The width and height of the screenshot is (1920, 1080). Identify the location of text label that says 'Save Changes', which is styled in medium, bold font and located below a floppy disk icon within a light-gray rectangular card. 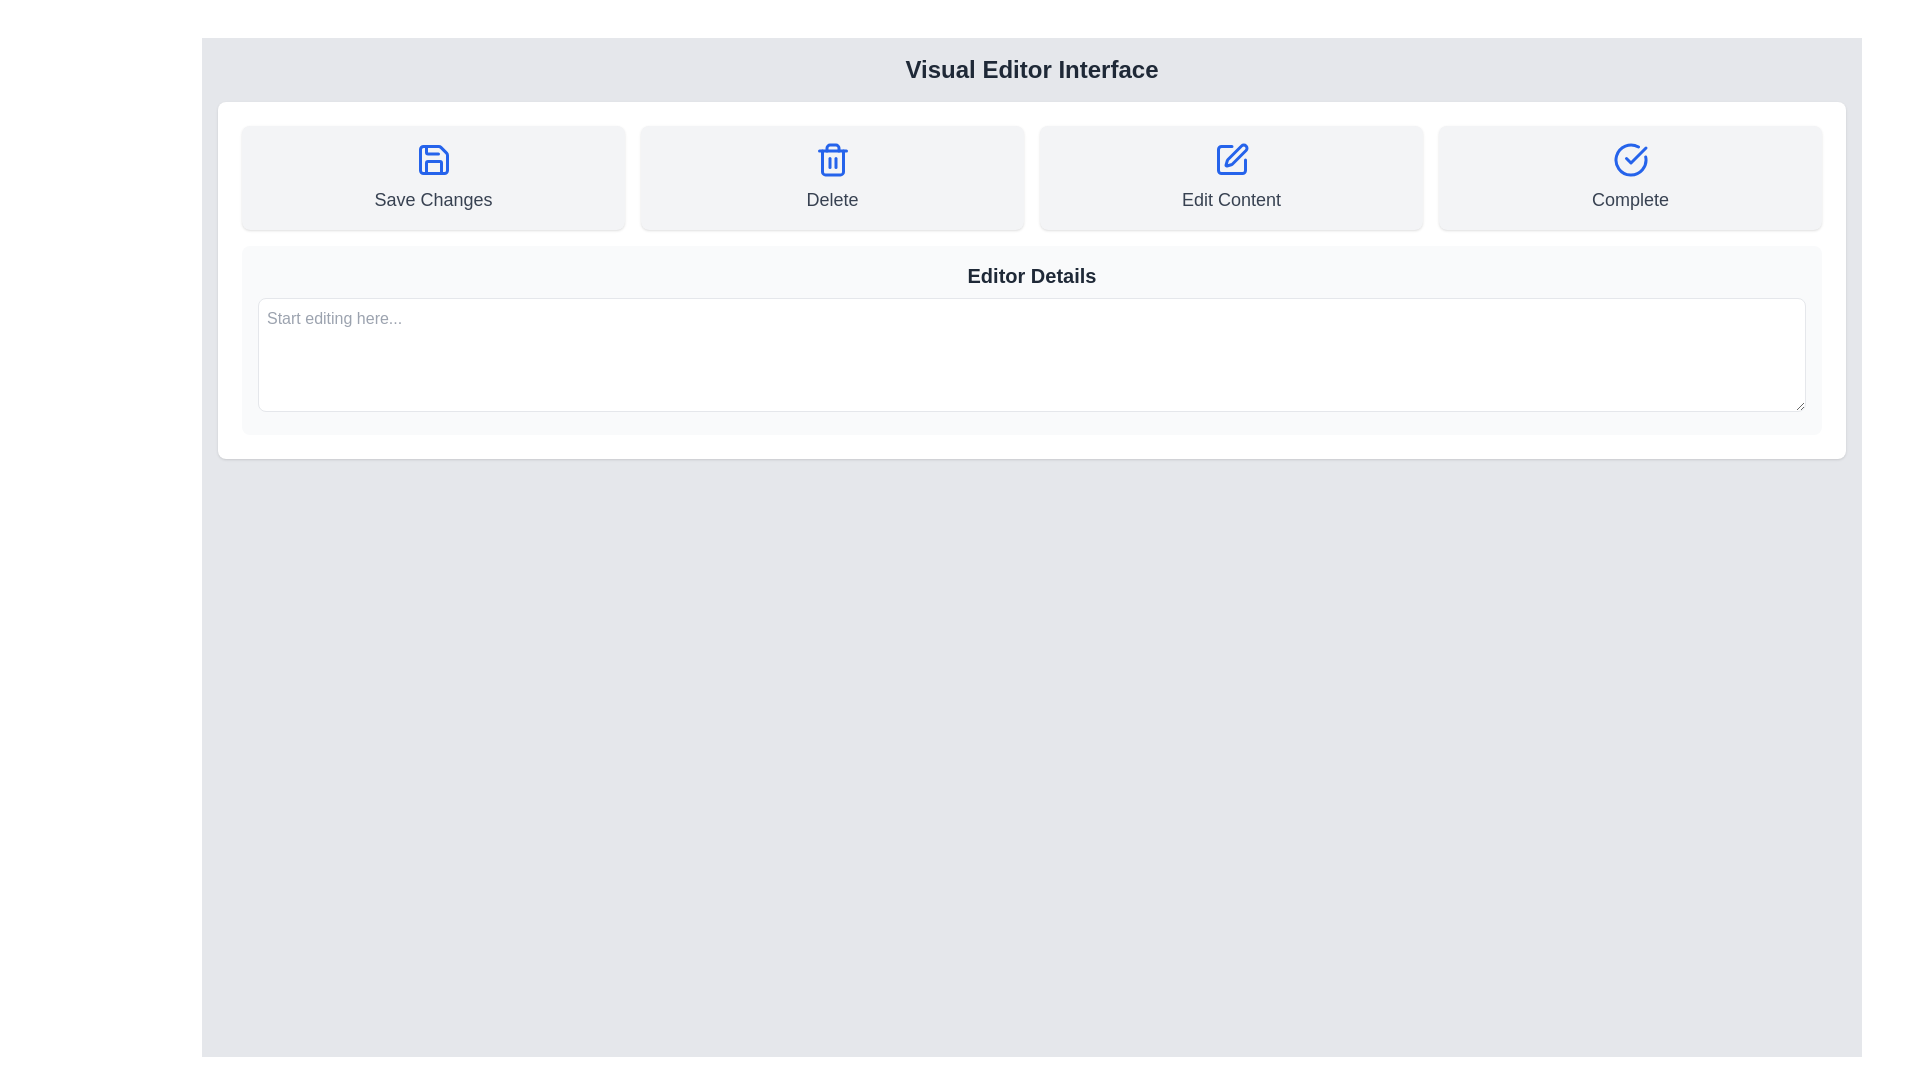
(432, 200).